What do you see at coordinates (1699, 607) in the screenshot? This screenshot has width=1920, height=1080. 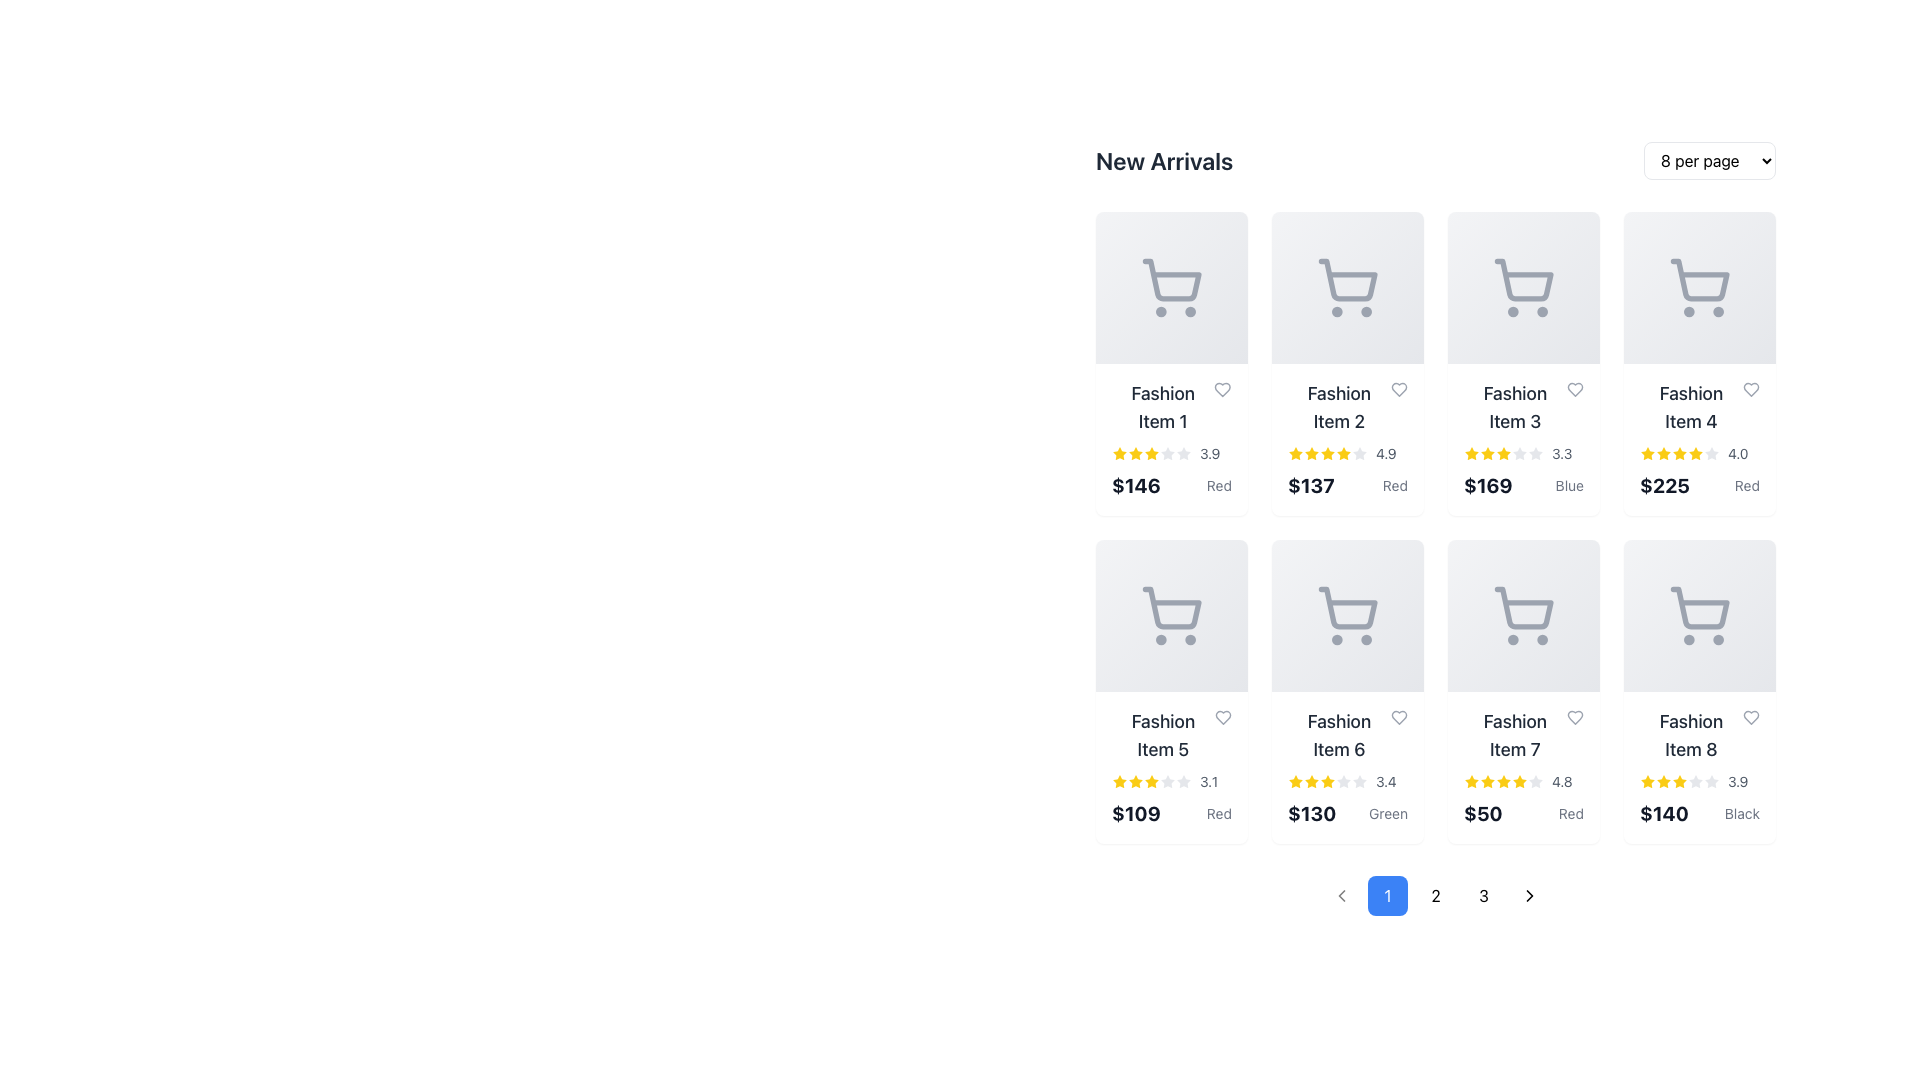 I see `the main body of the shopping cart icon, which is part of the SVG element representing the add to cart action, located in the last grid item of the second row of the product listing` at bounding box center [1699, 607].